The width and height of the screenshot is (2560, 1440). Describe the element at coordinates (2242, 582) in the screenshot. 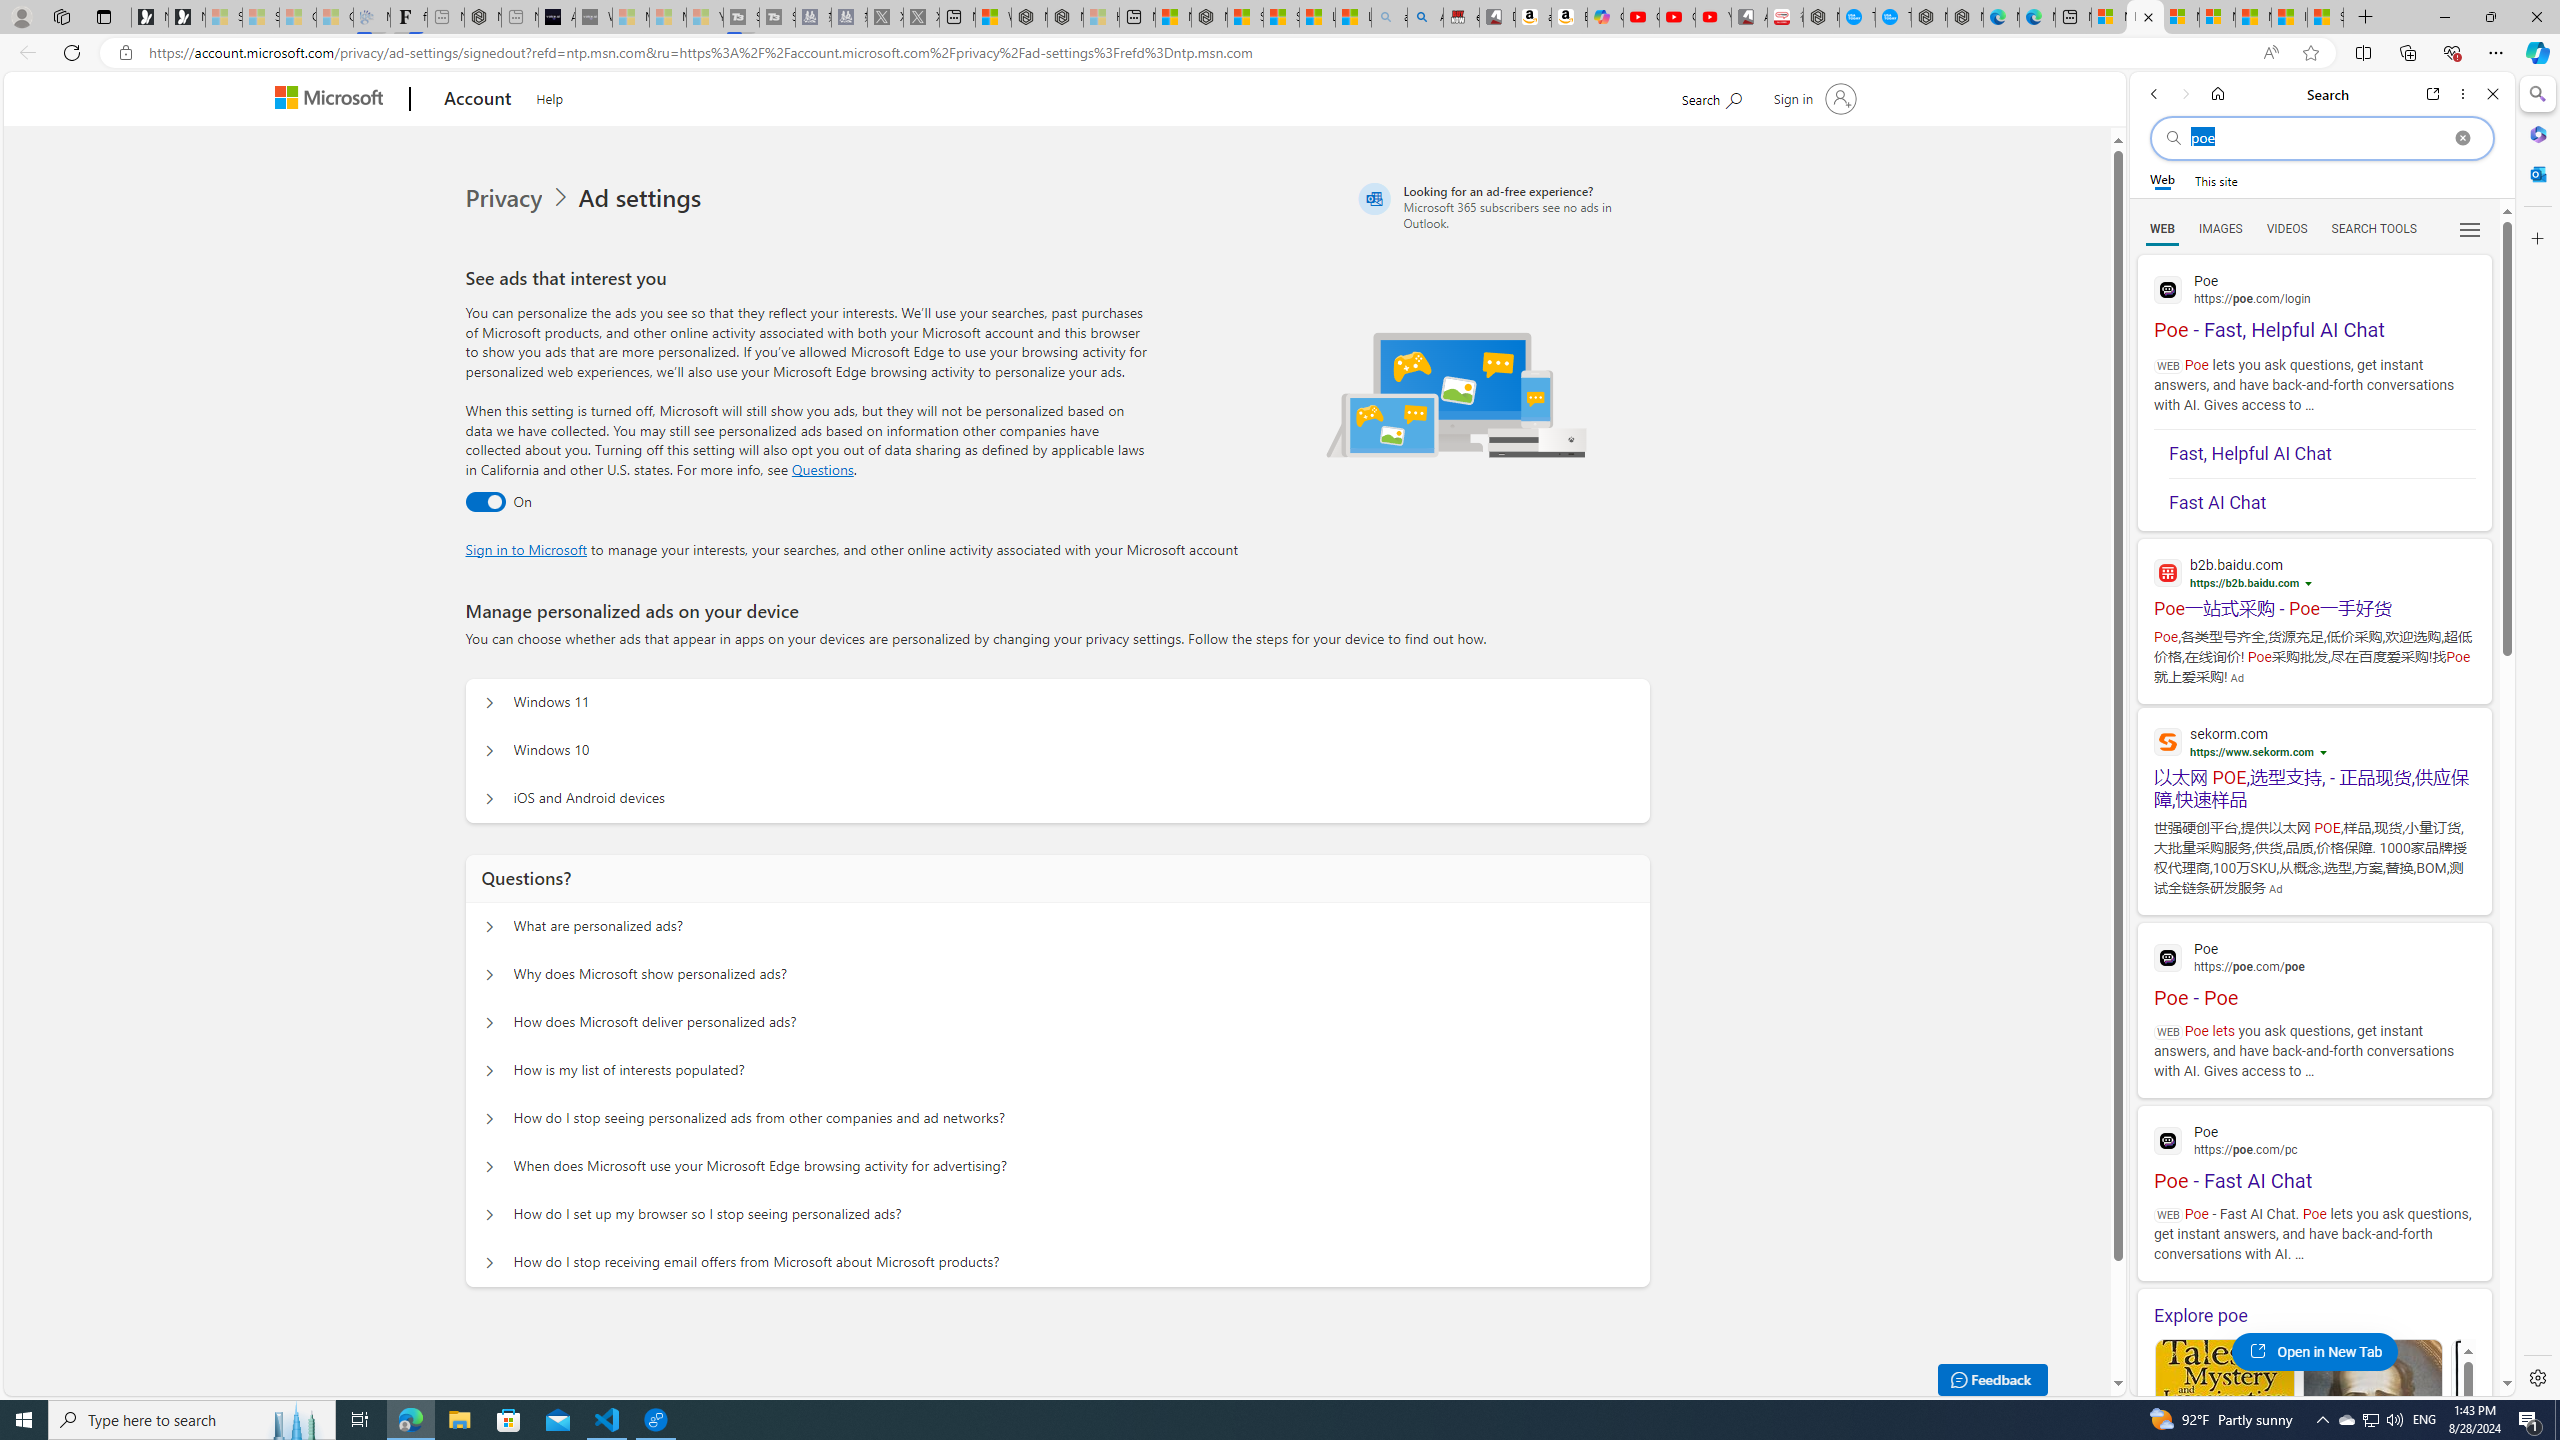

I see `'https://b2b.baidu.com'` at that location.